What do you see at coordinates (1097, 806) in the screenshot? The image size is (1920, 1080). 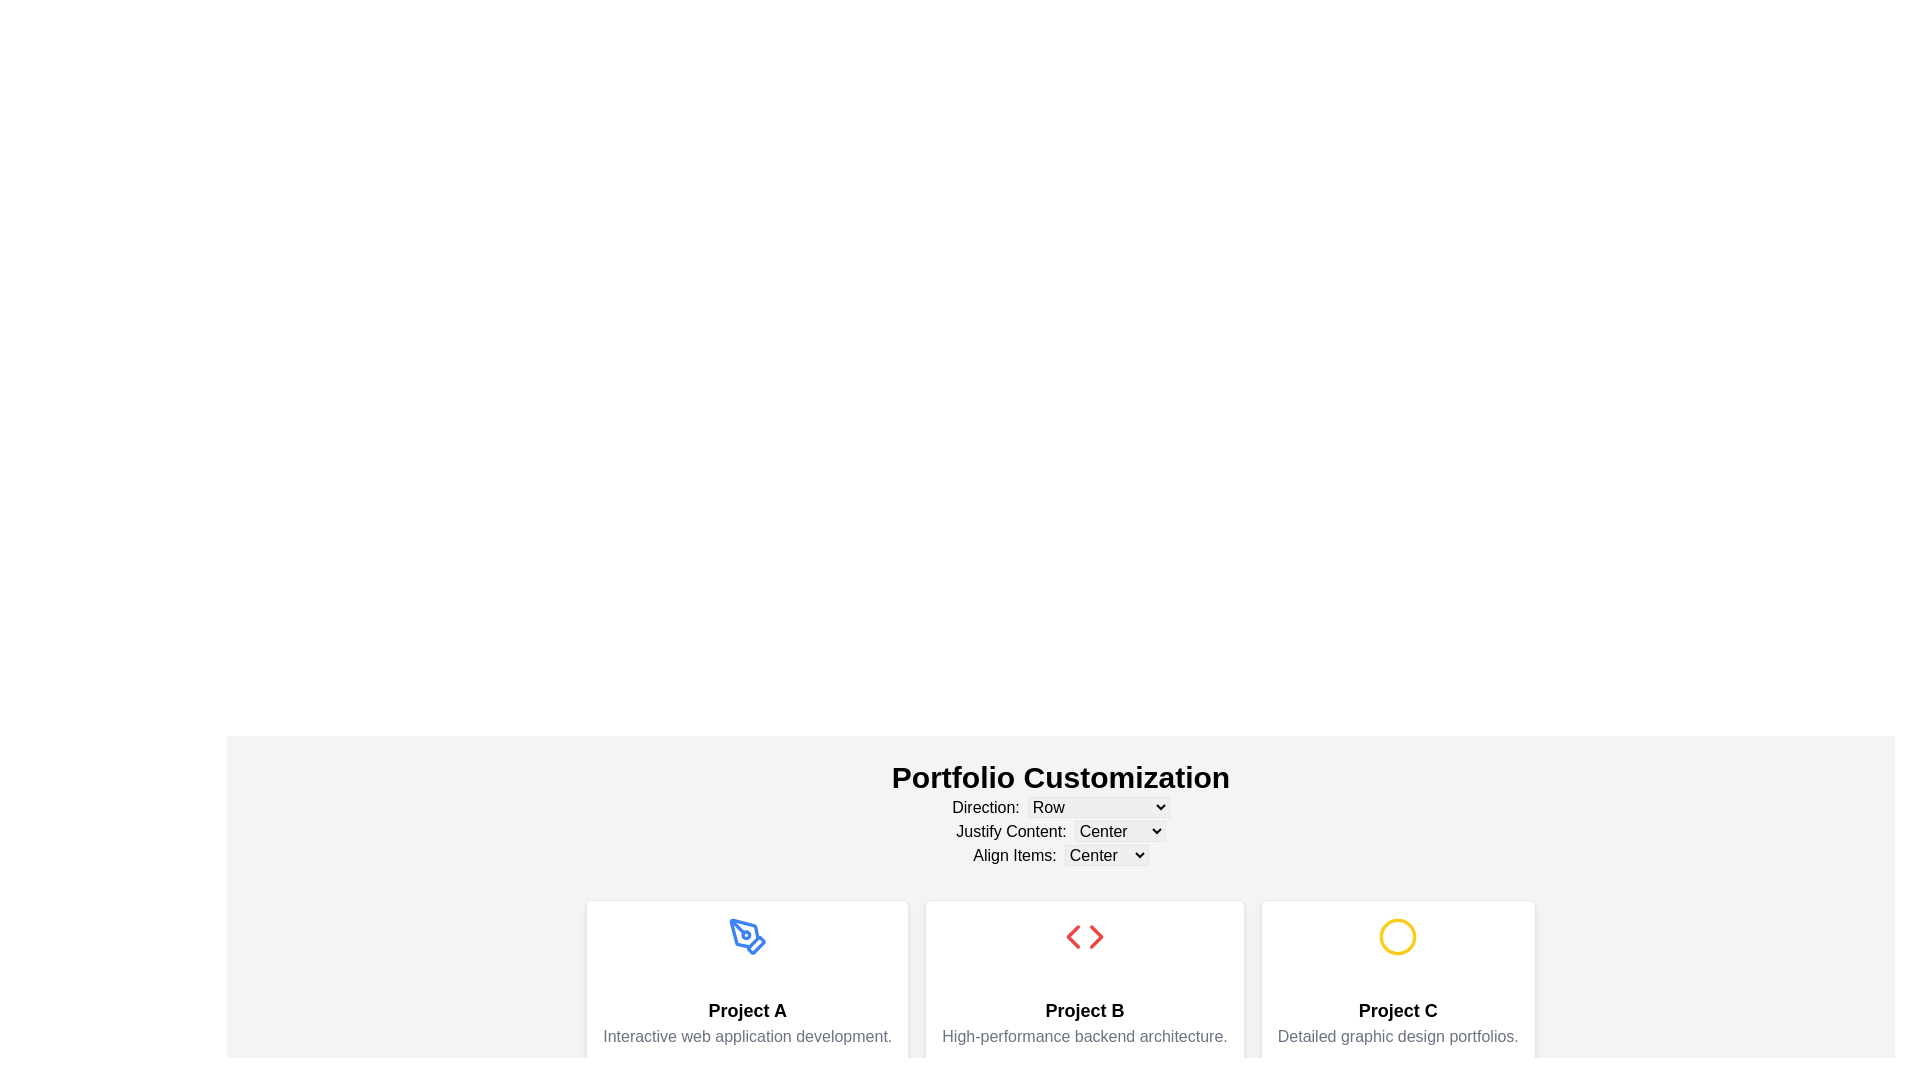 I see `the 'Row' dropdown menu` at bounding box center [1097, 806].